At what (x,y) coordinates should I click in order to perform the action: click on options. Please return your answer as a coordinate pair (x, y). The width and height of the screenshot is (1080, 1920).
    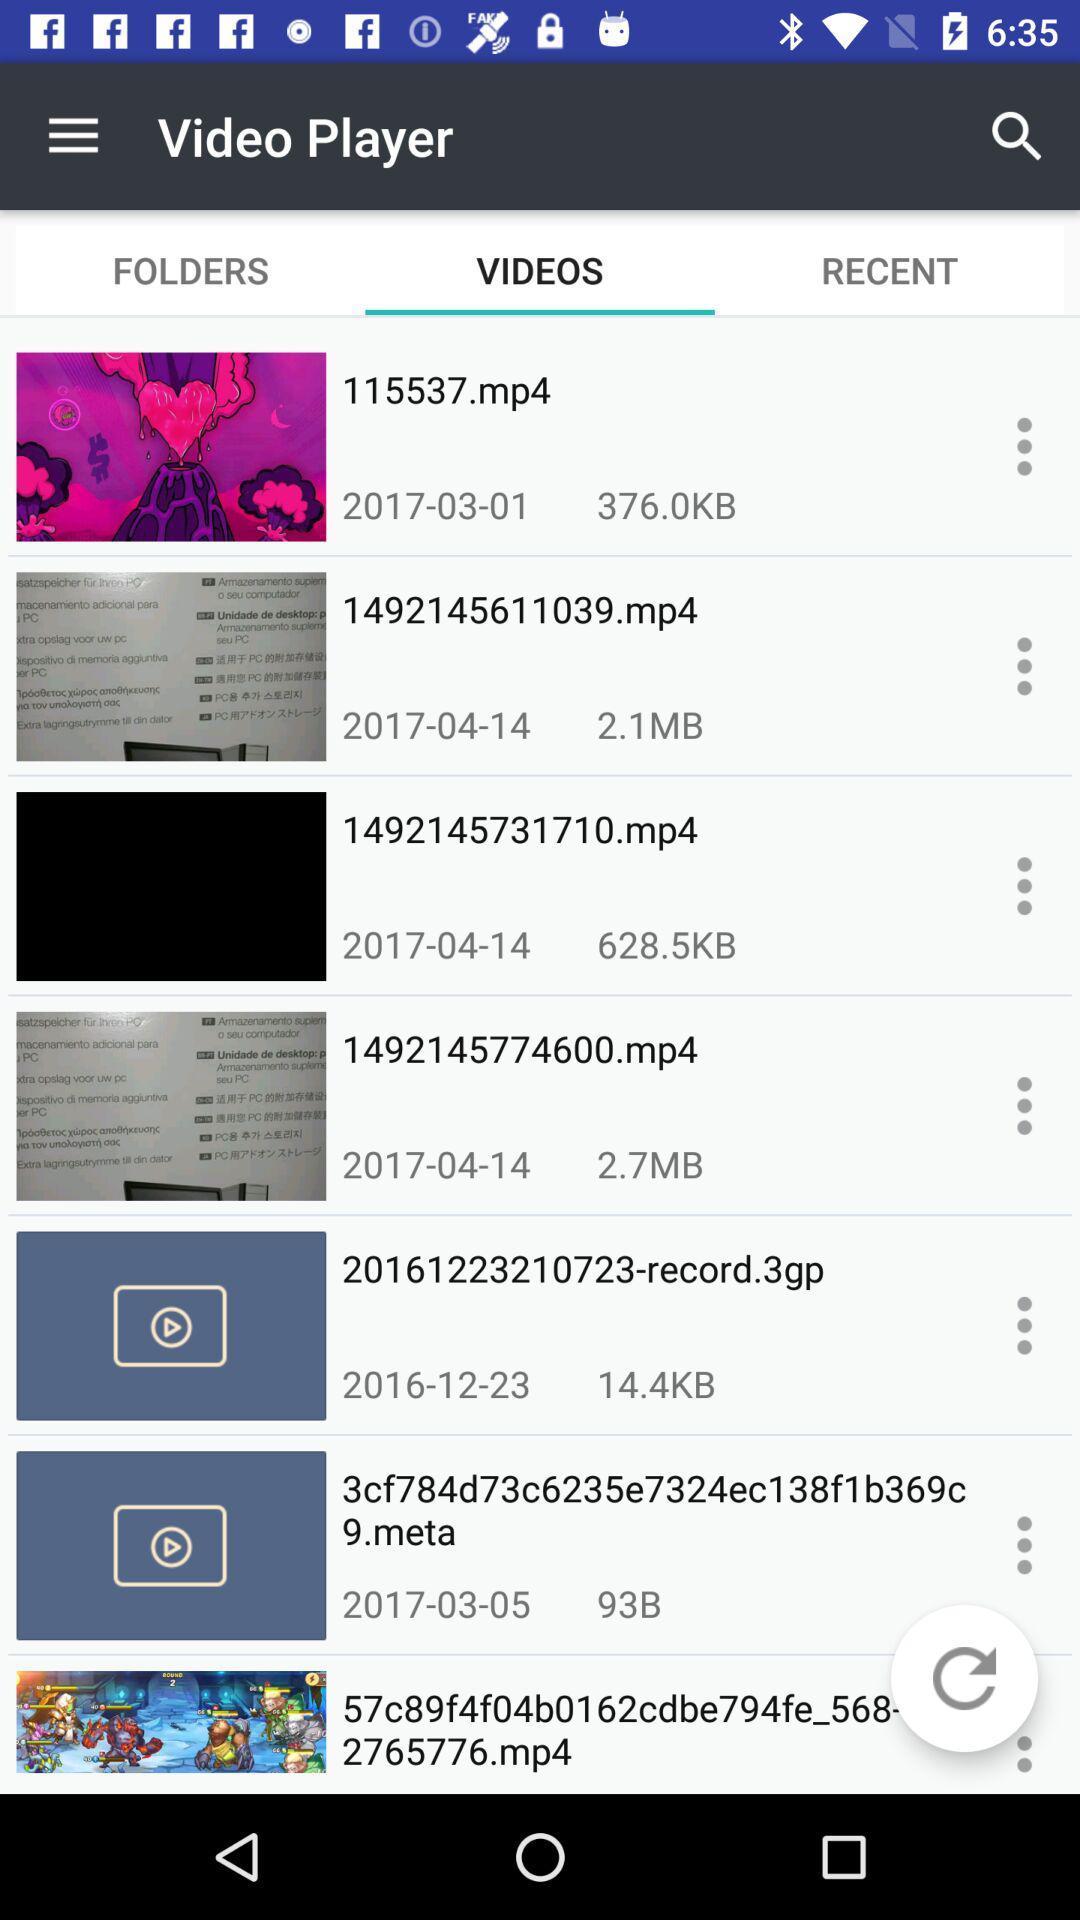
    Looking at the image, I should click on (1024, 1743).